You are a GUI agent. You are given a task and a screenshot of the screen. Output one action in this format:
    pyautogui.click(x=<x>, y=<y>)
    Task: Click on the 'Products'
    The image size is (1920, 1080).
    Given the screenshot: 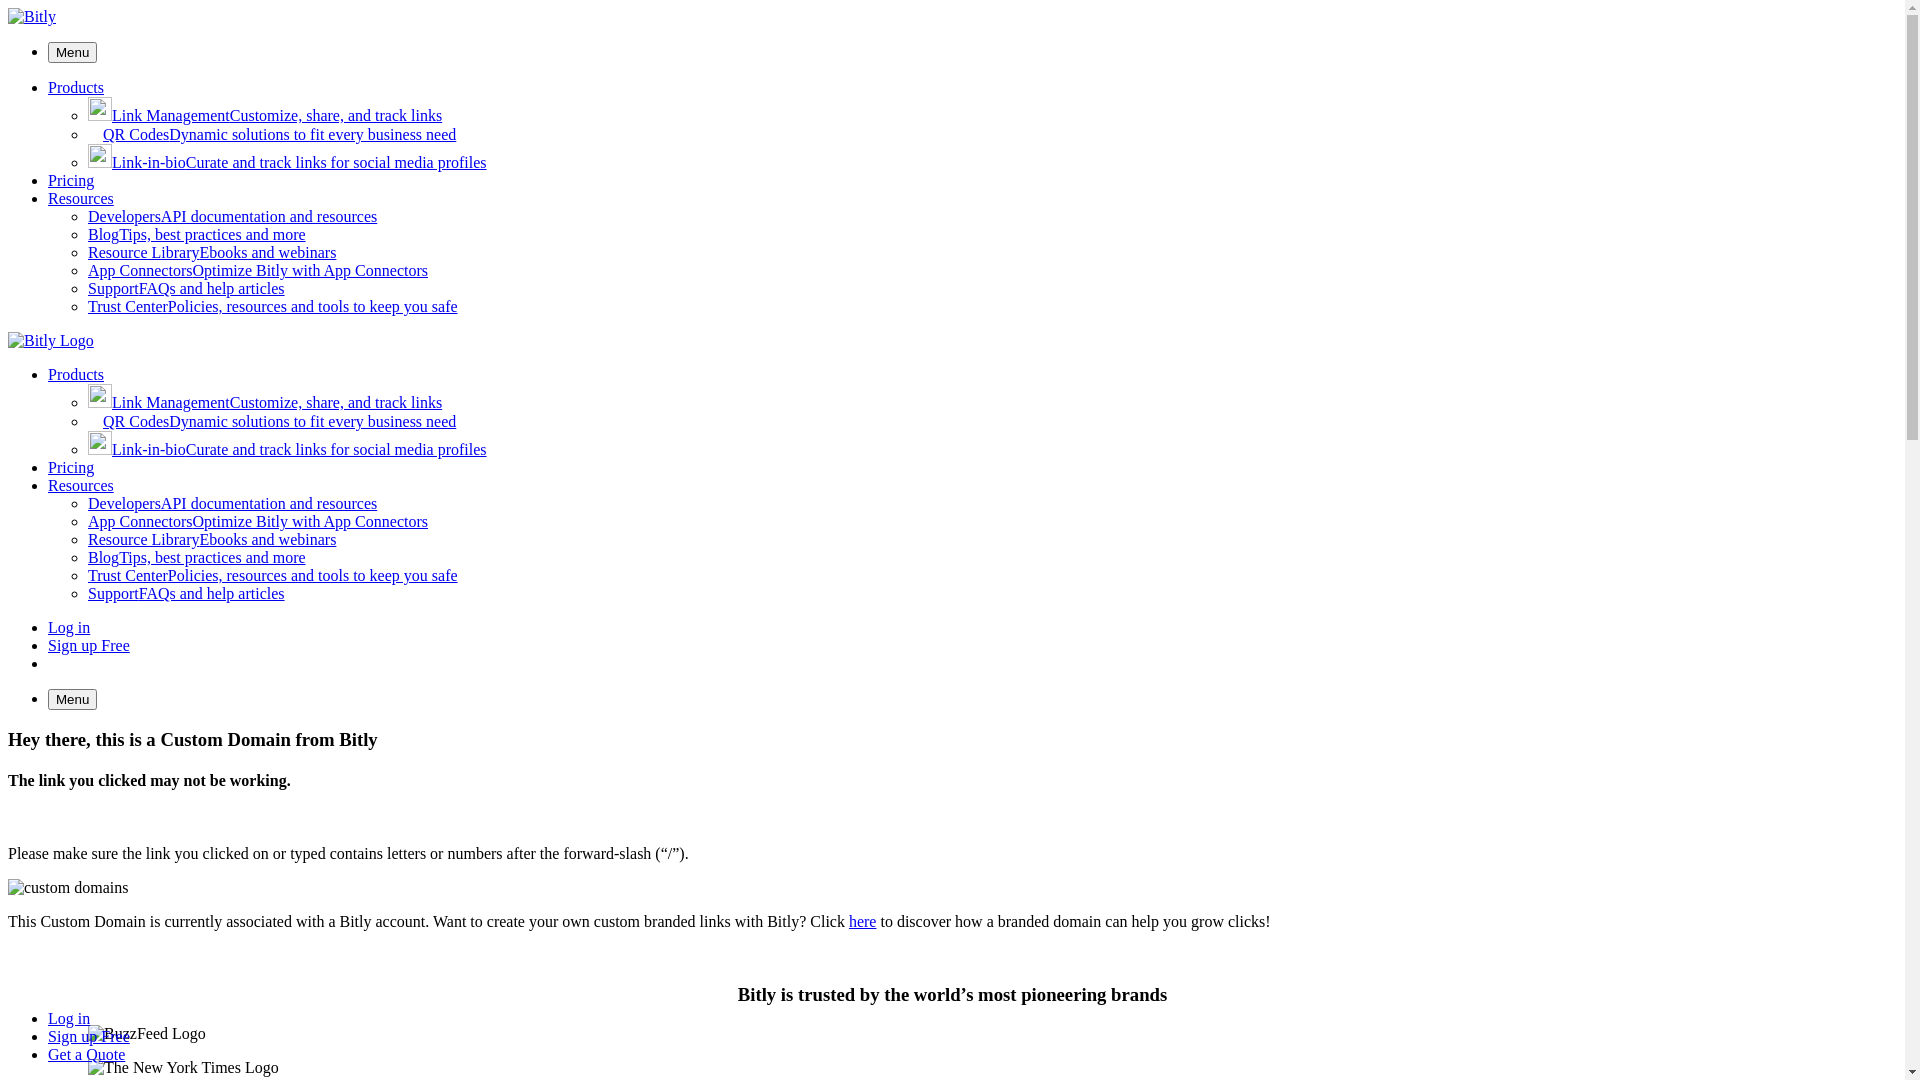 What is the action you would take?
    pyautogui.click(x=76, y=86)
    